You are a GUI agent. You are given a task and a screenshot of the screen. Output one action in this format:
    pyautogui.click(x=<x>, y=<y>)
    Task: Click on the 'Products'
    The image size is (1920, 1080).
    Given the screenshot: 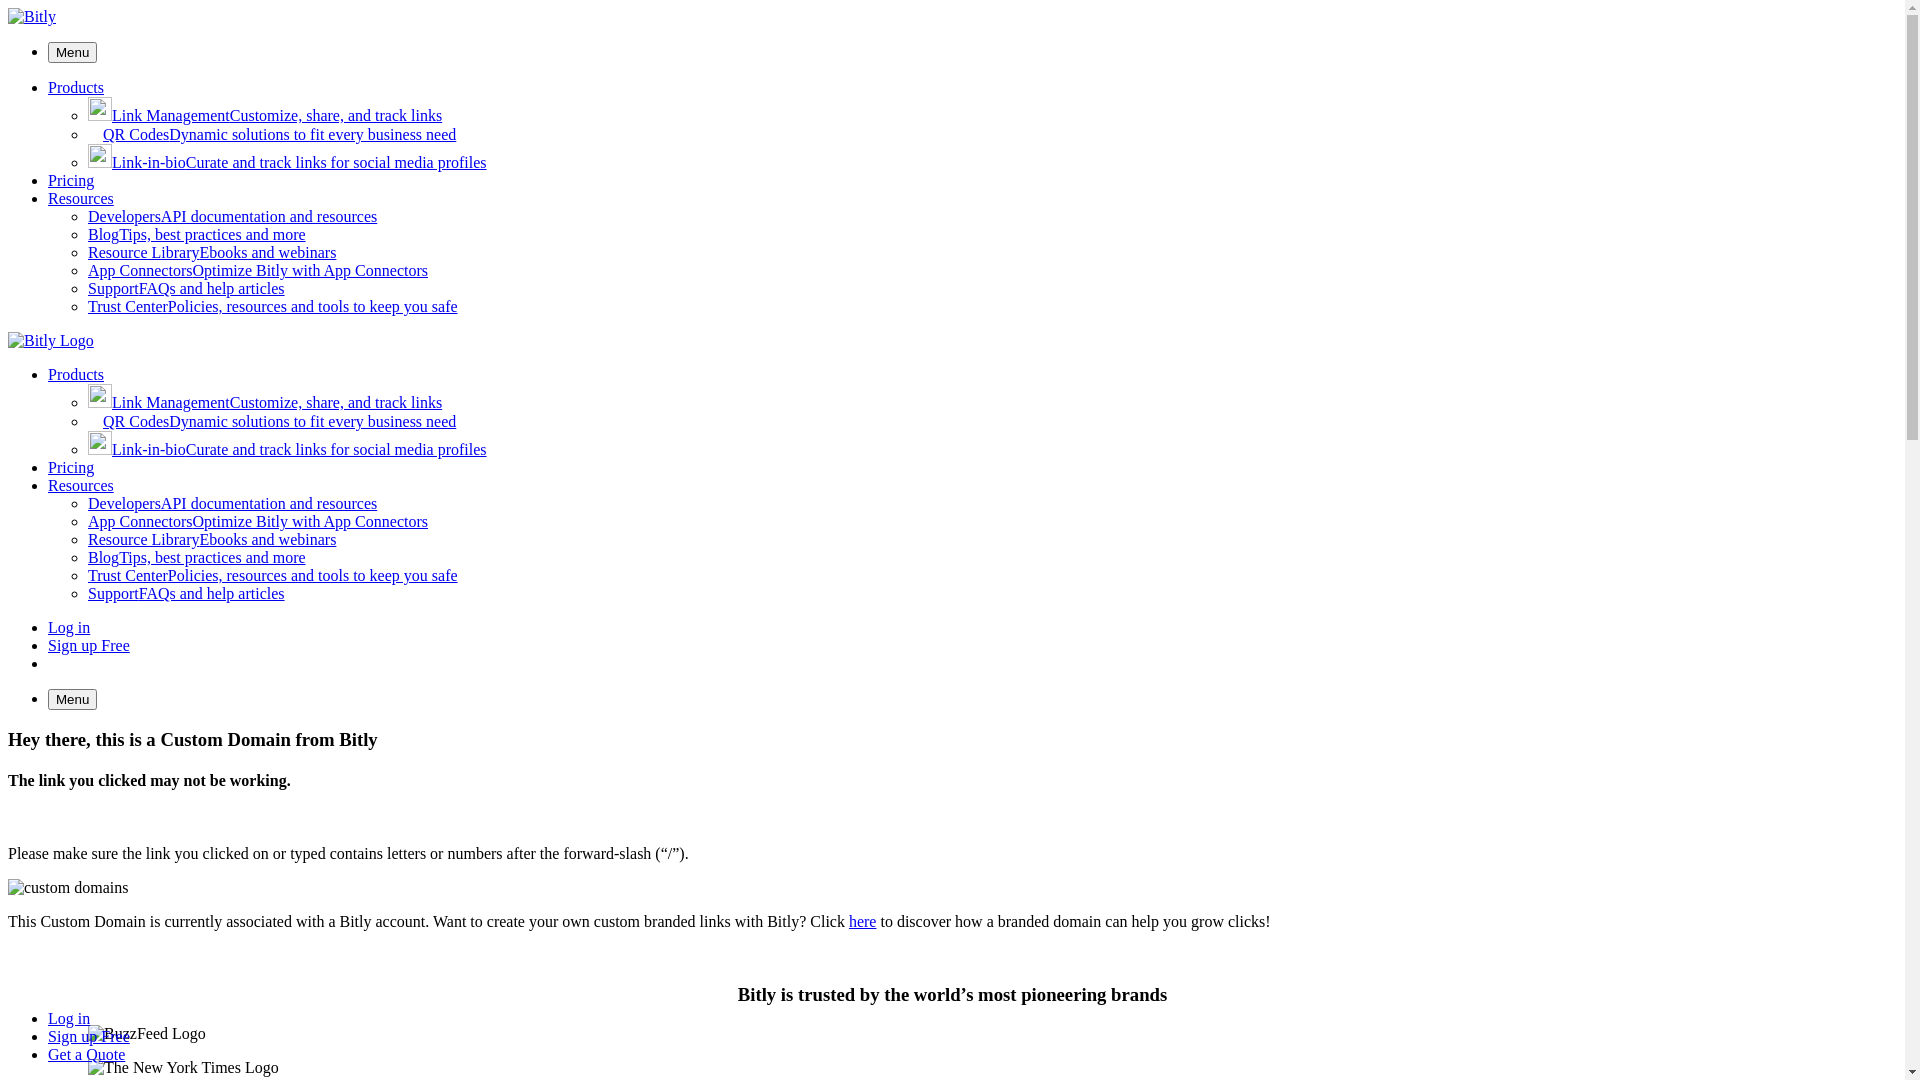 What is the action you would take?
    pyautogui.click(x=76, y=86)
    